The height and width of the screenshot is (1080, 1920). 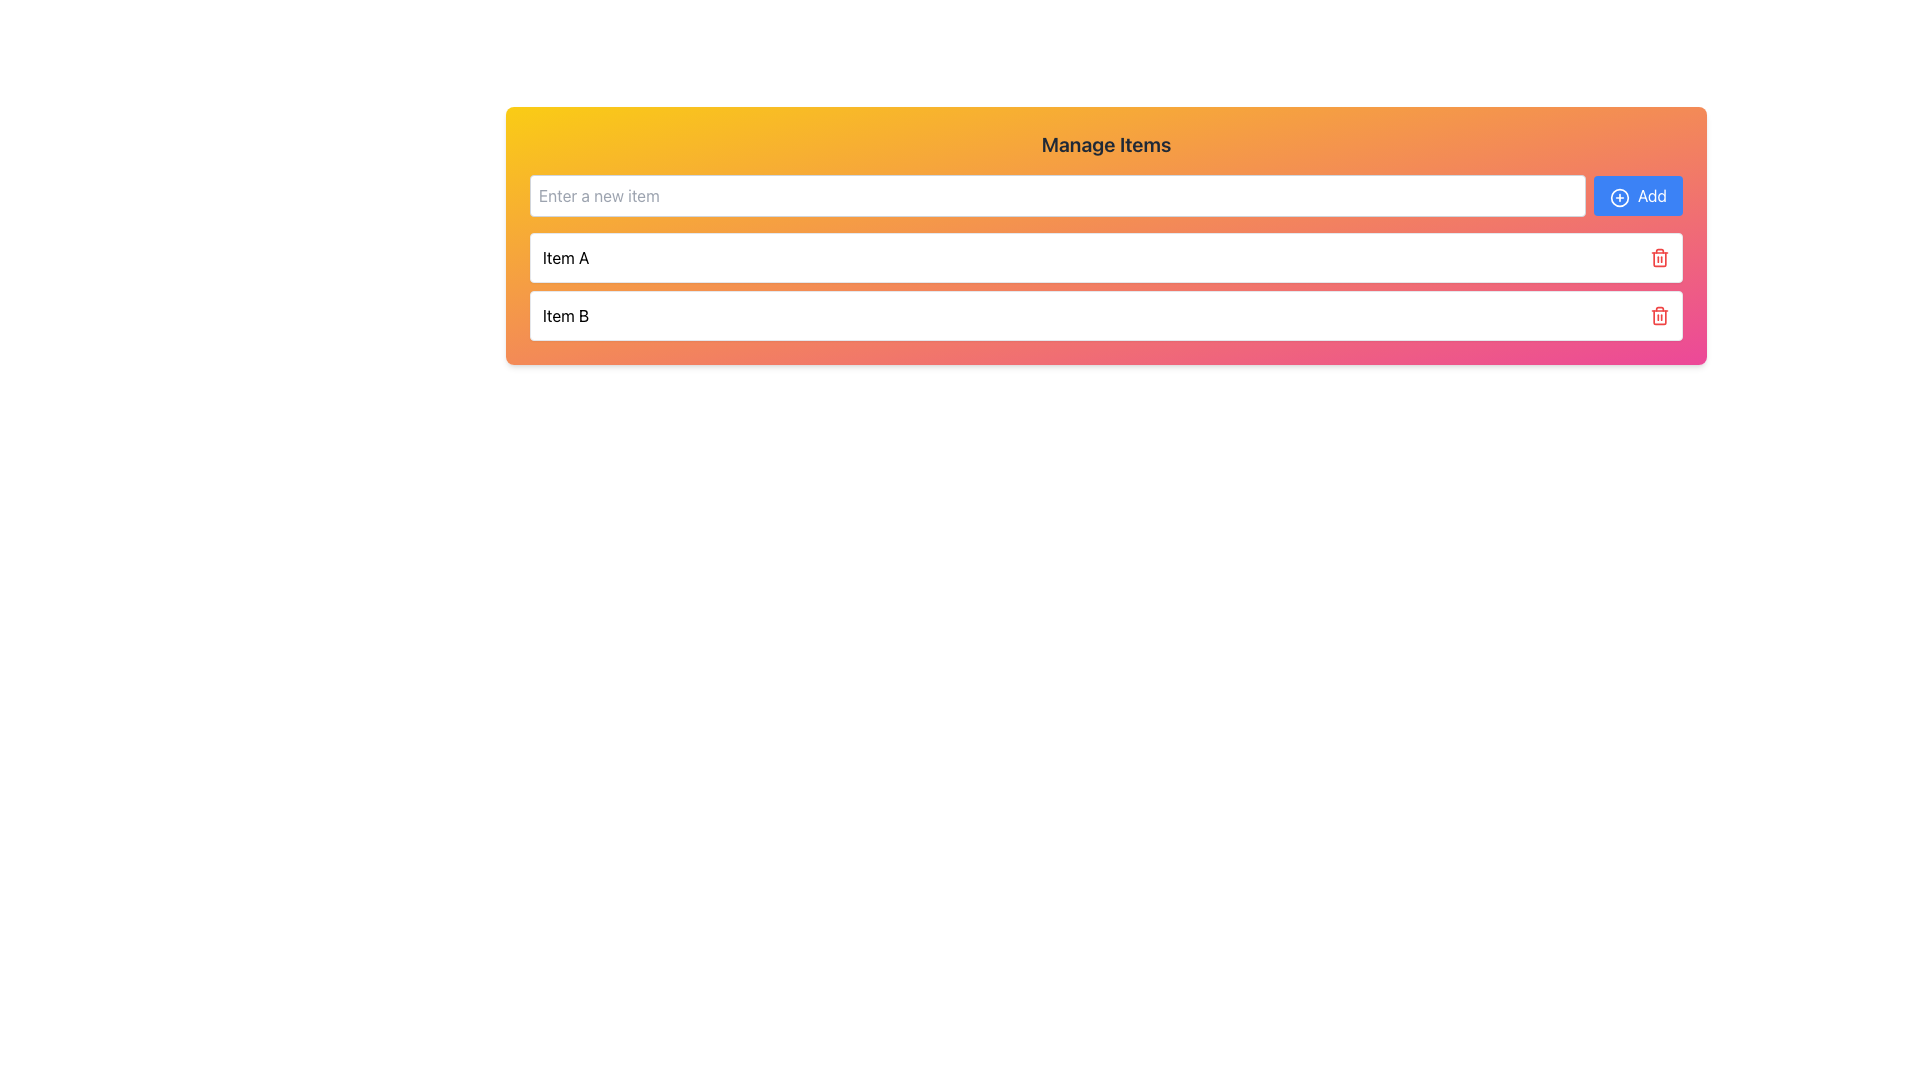 I want to click on the 'Add New Item' button located on the right side of the input field labeled 'Enter a new item', so click(x=1638, y=196).